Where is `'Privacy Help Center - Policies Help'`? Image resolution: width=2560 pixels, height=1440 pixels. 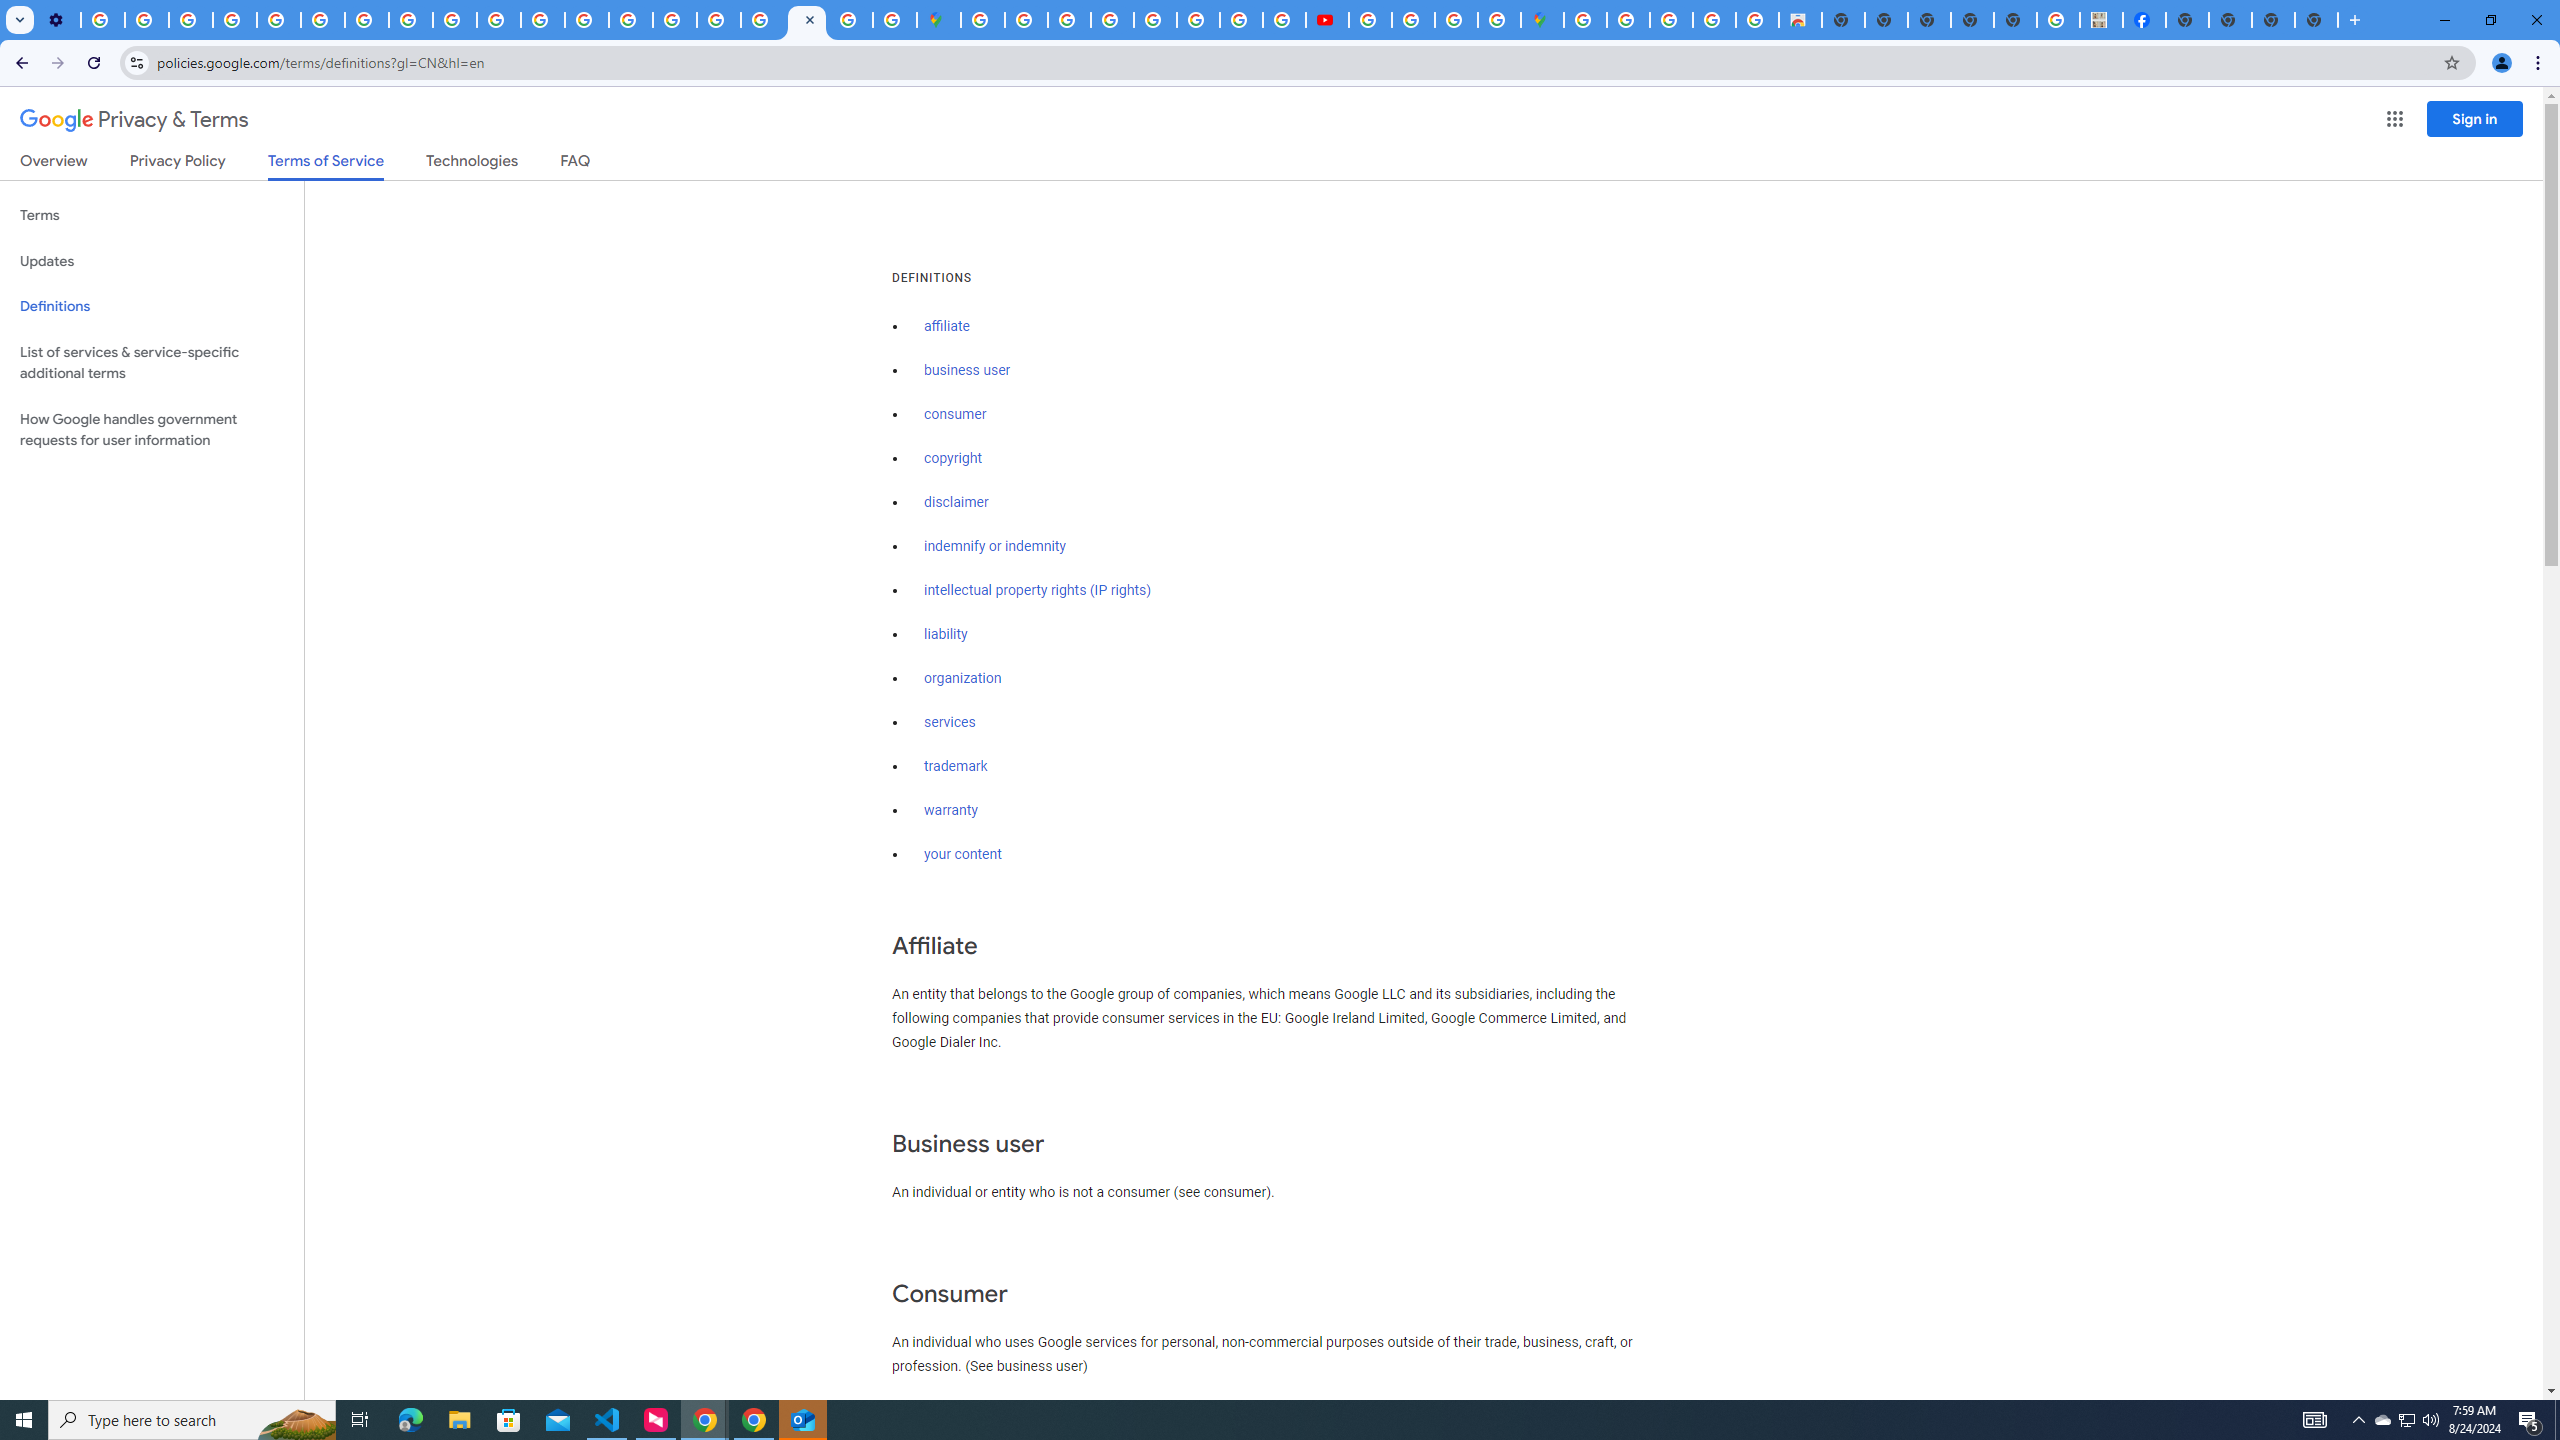 'Privacy Help Center - Policies Help' is located at coordinates (278, 19).